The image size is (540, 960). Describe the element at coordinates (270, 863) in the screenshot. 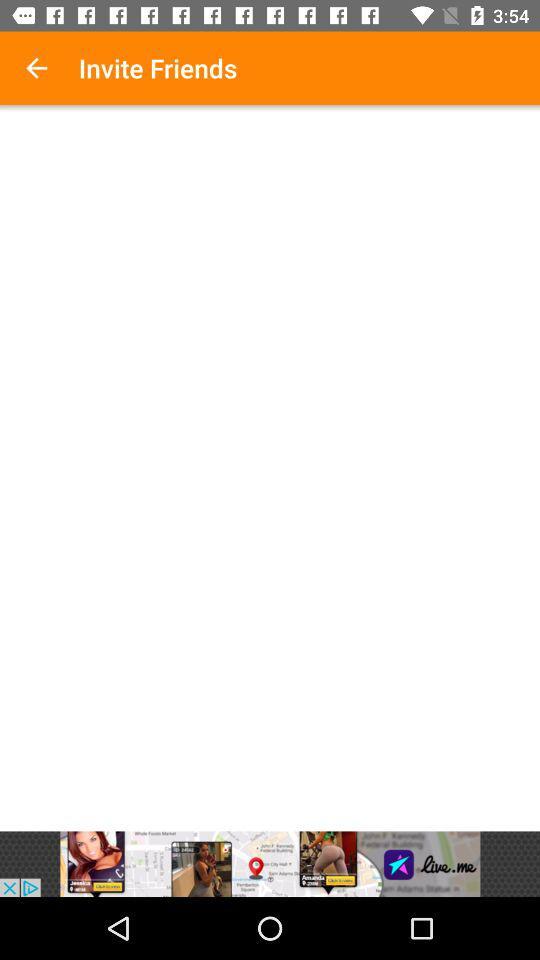

I see `interact with advertisement` at that location.